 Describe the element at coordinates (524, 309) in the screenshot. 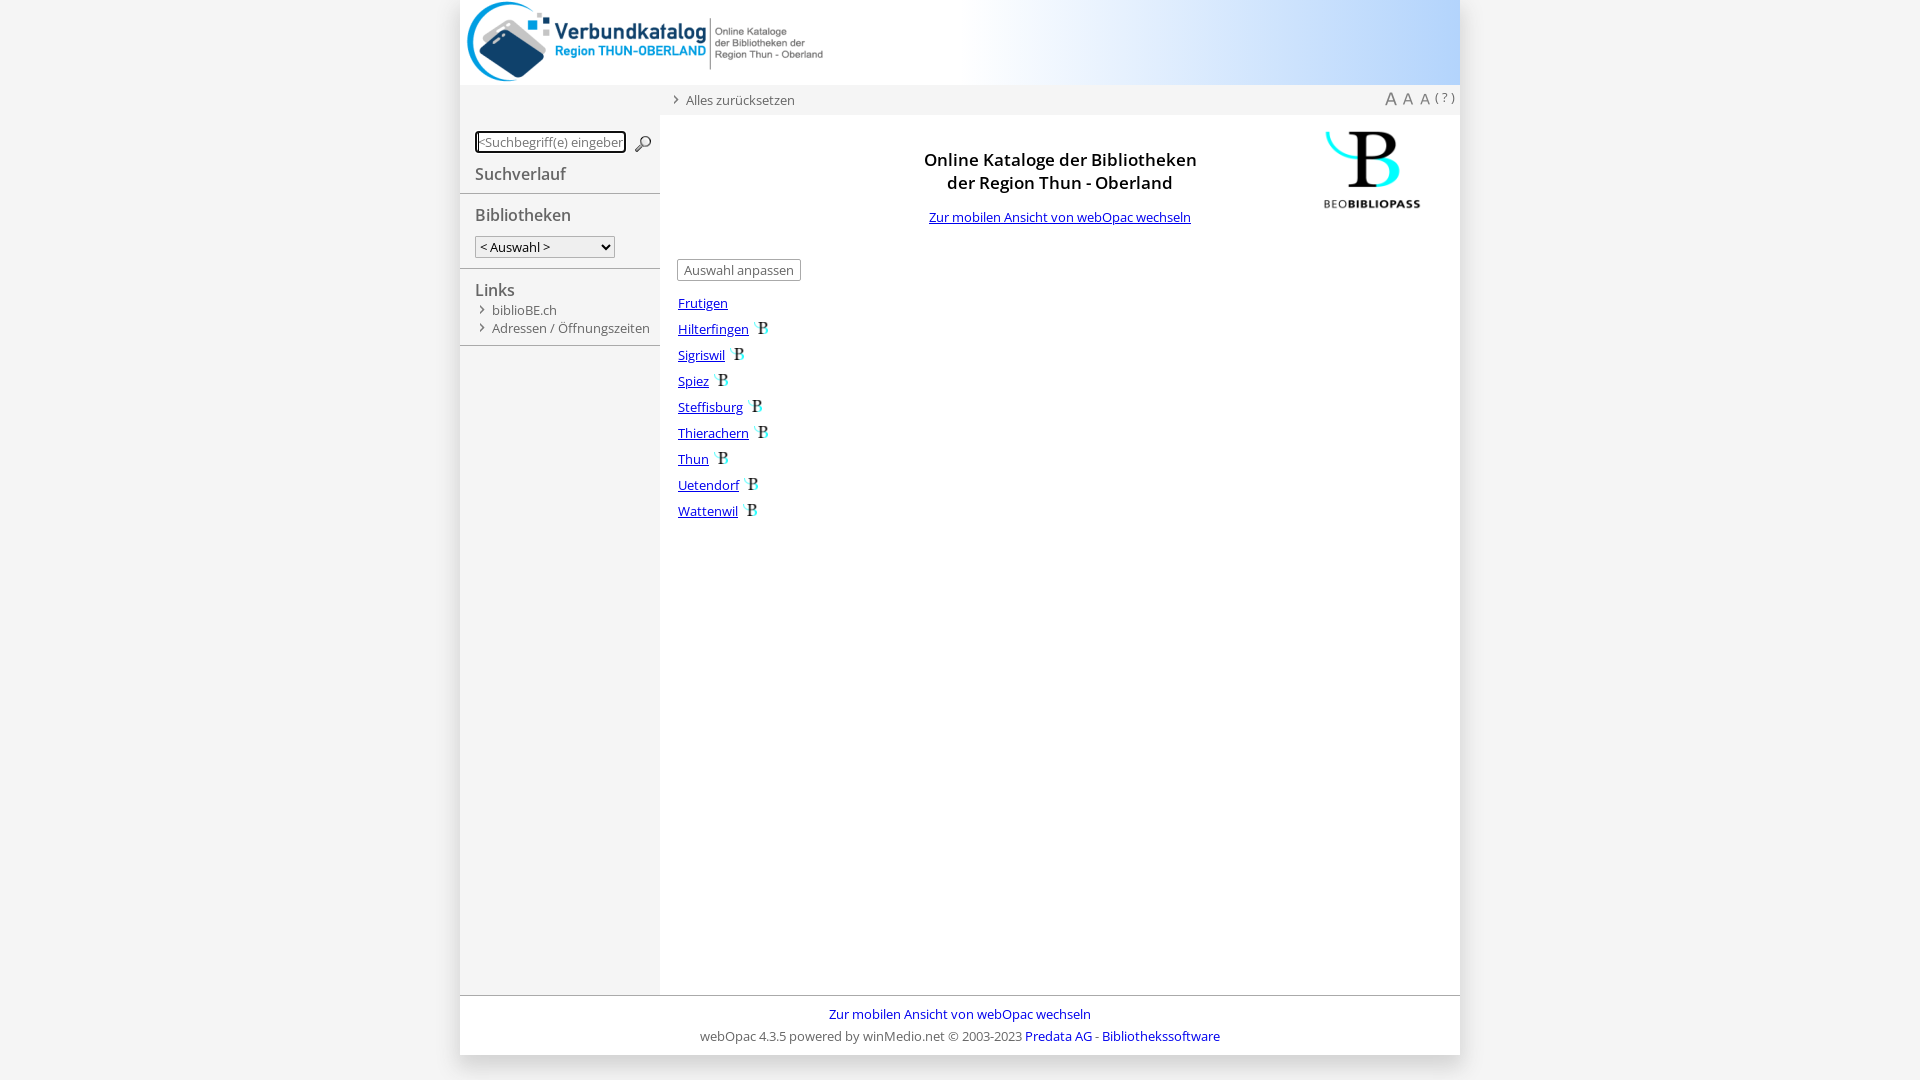

I see `'biblioBE.ch'` at that location.